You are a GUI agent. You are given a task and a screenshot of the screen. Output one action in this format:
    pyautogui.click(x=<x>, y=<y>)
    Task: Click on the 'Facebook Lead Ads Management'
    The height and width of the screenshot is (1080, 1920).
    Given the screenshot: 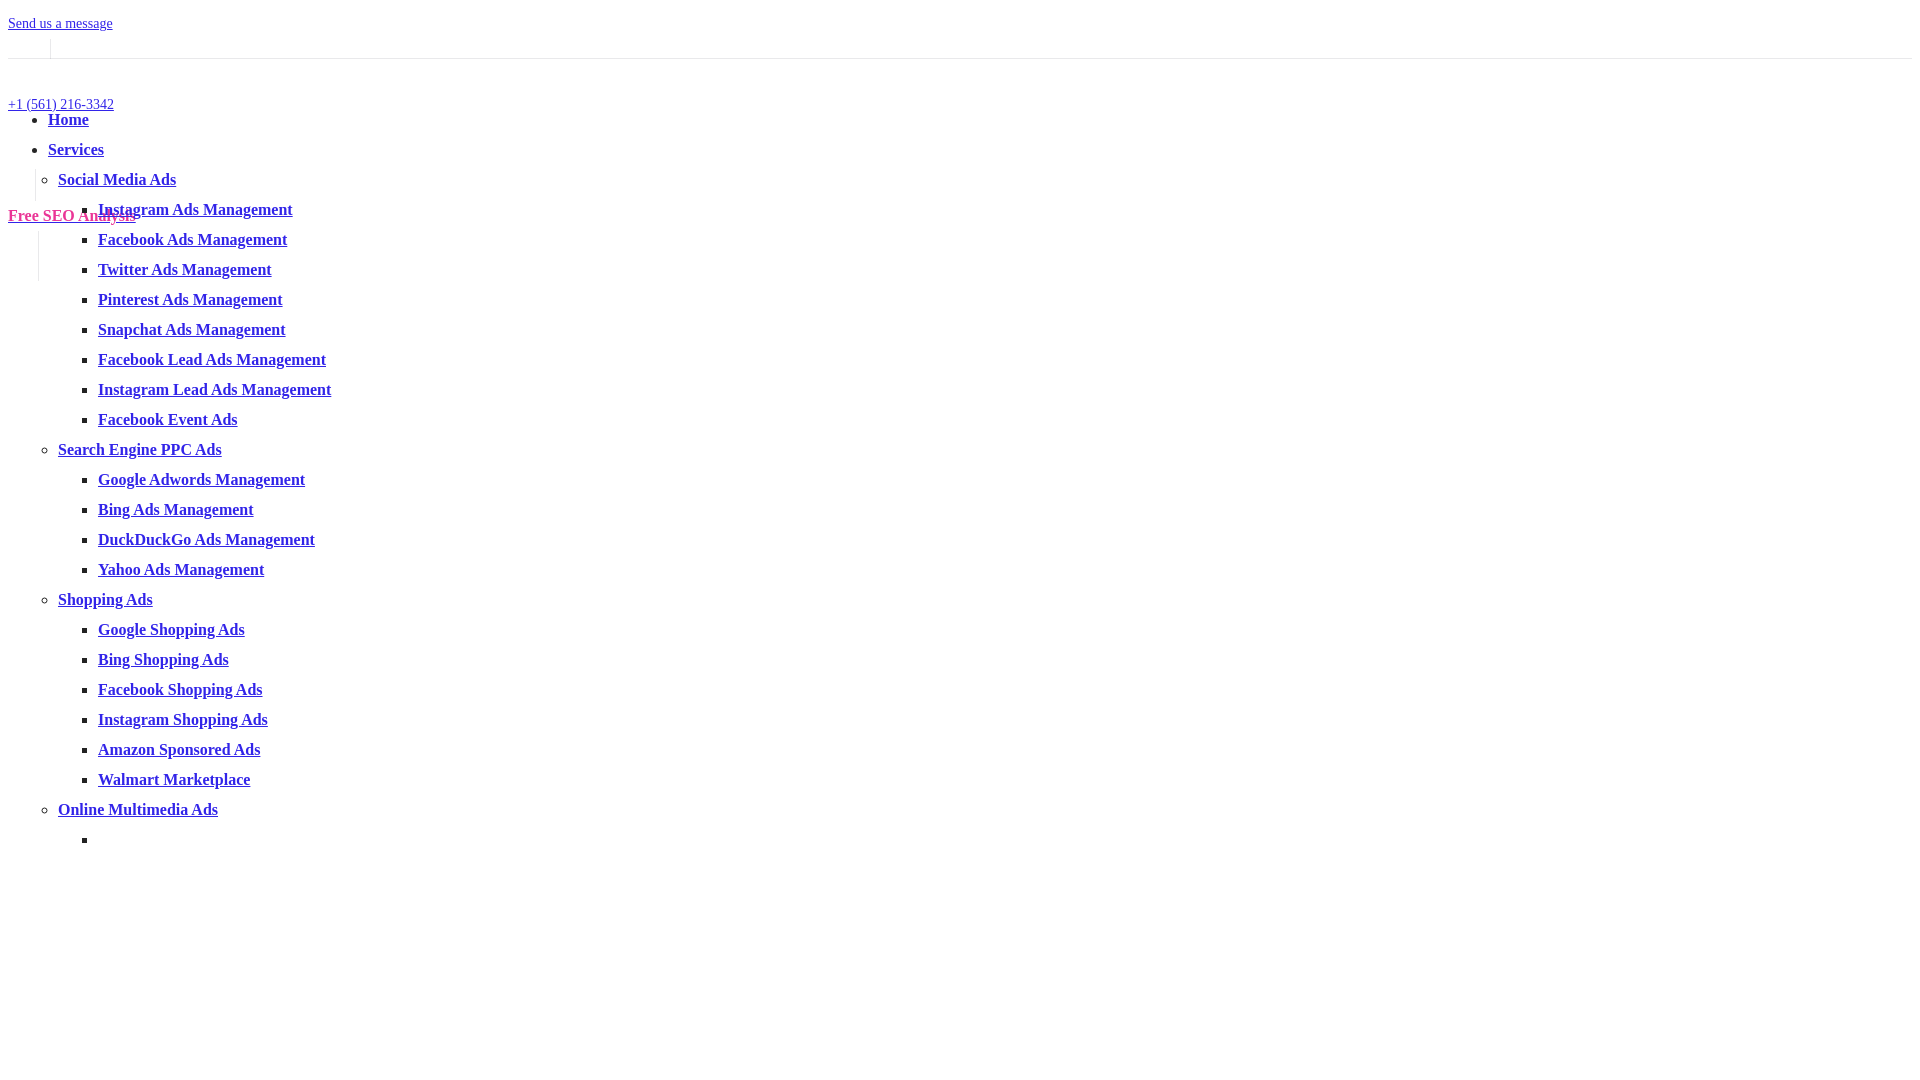 What is the action you would take?
    pyautogui.click(x=211, y=358)
    